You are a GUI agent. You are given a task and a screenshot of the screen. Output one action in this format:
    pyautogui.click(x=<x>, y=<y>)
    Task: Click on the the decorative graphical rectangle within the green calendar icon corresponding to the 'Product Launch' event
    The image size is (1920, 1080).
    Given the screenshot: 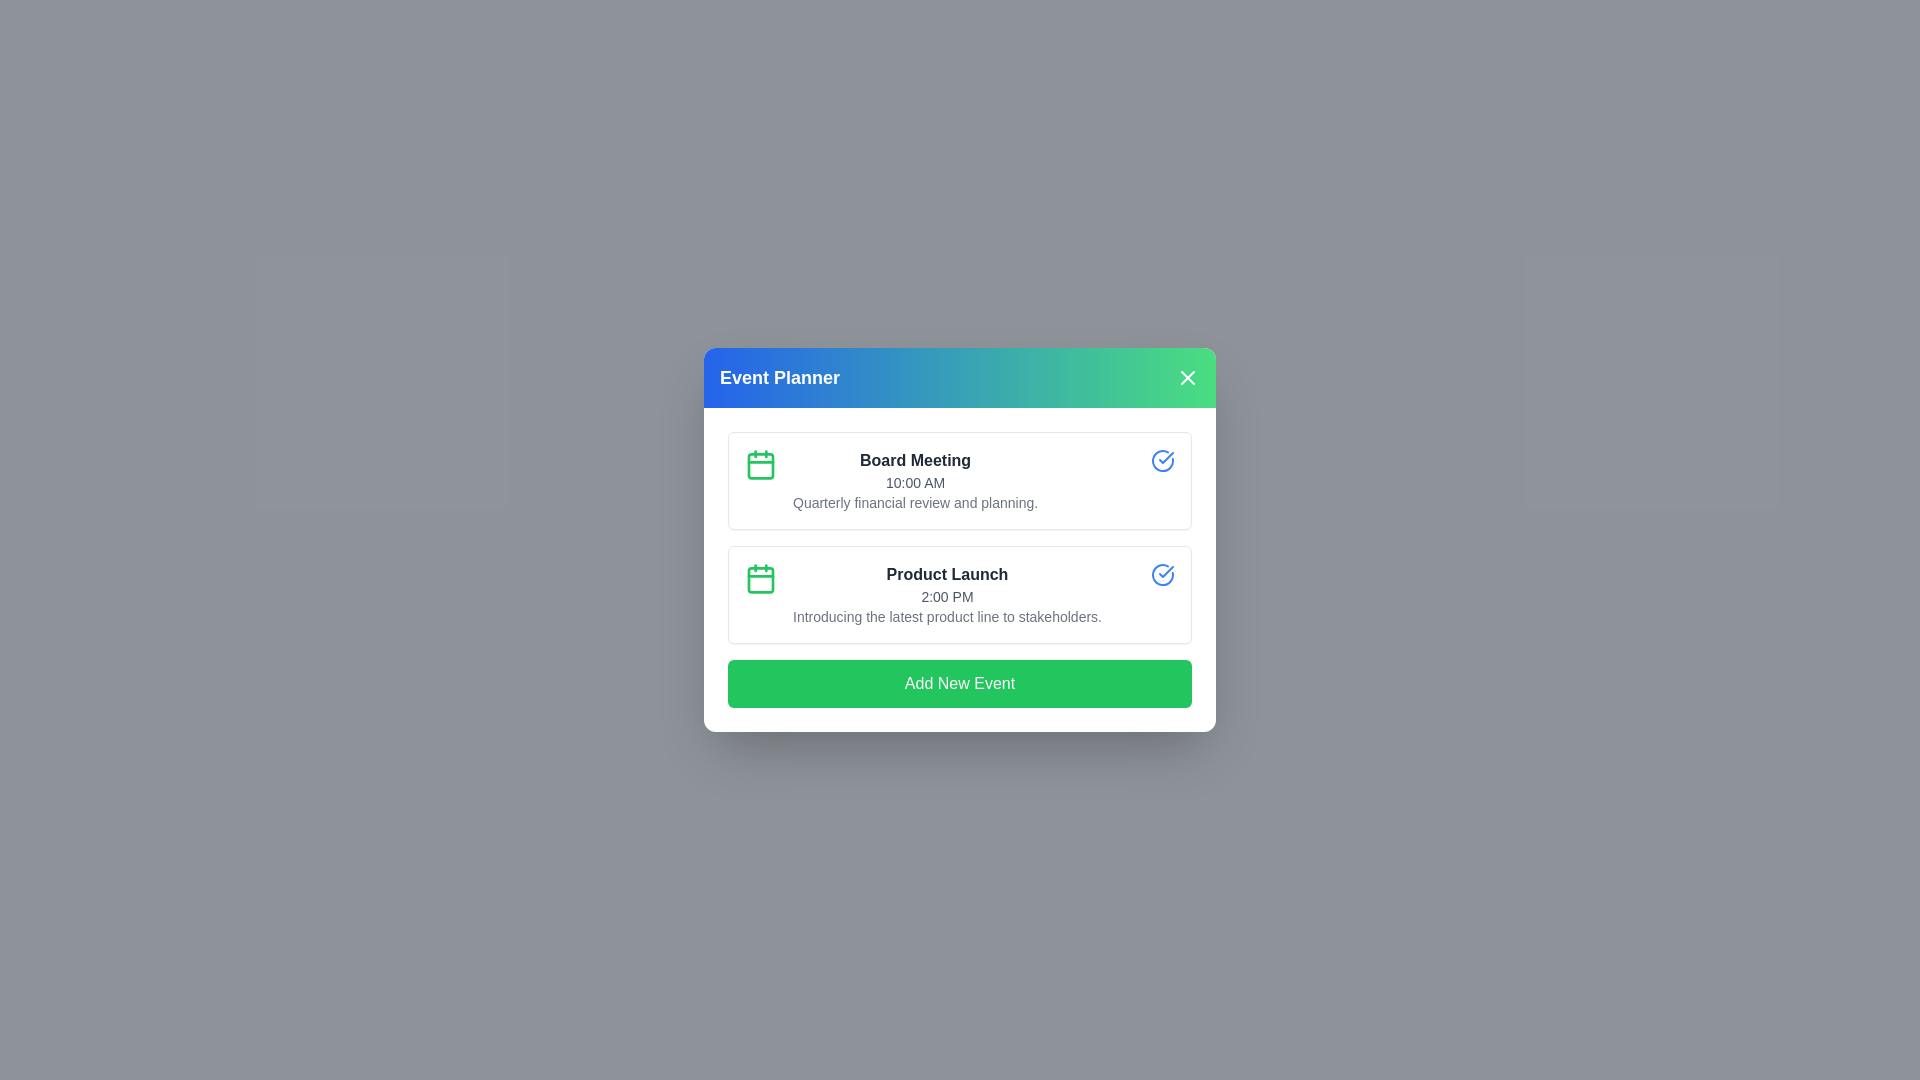 What is the action you would take?
    pyautogui.click(x=760, y=579)
    